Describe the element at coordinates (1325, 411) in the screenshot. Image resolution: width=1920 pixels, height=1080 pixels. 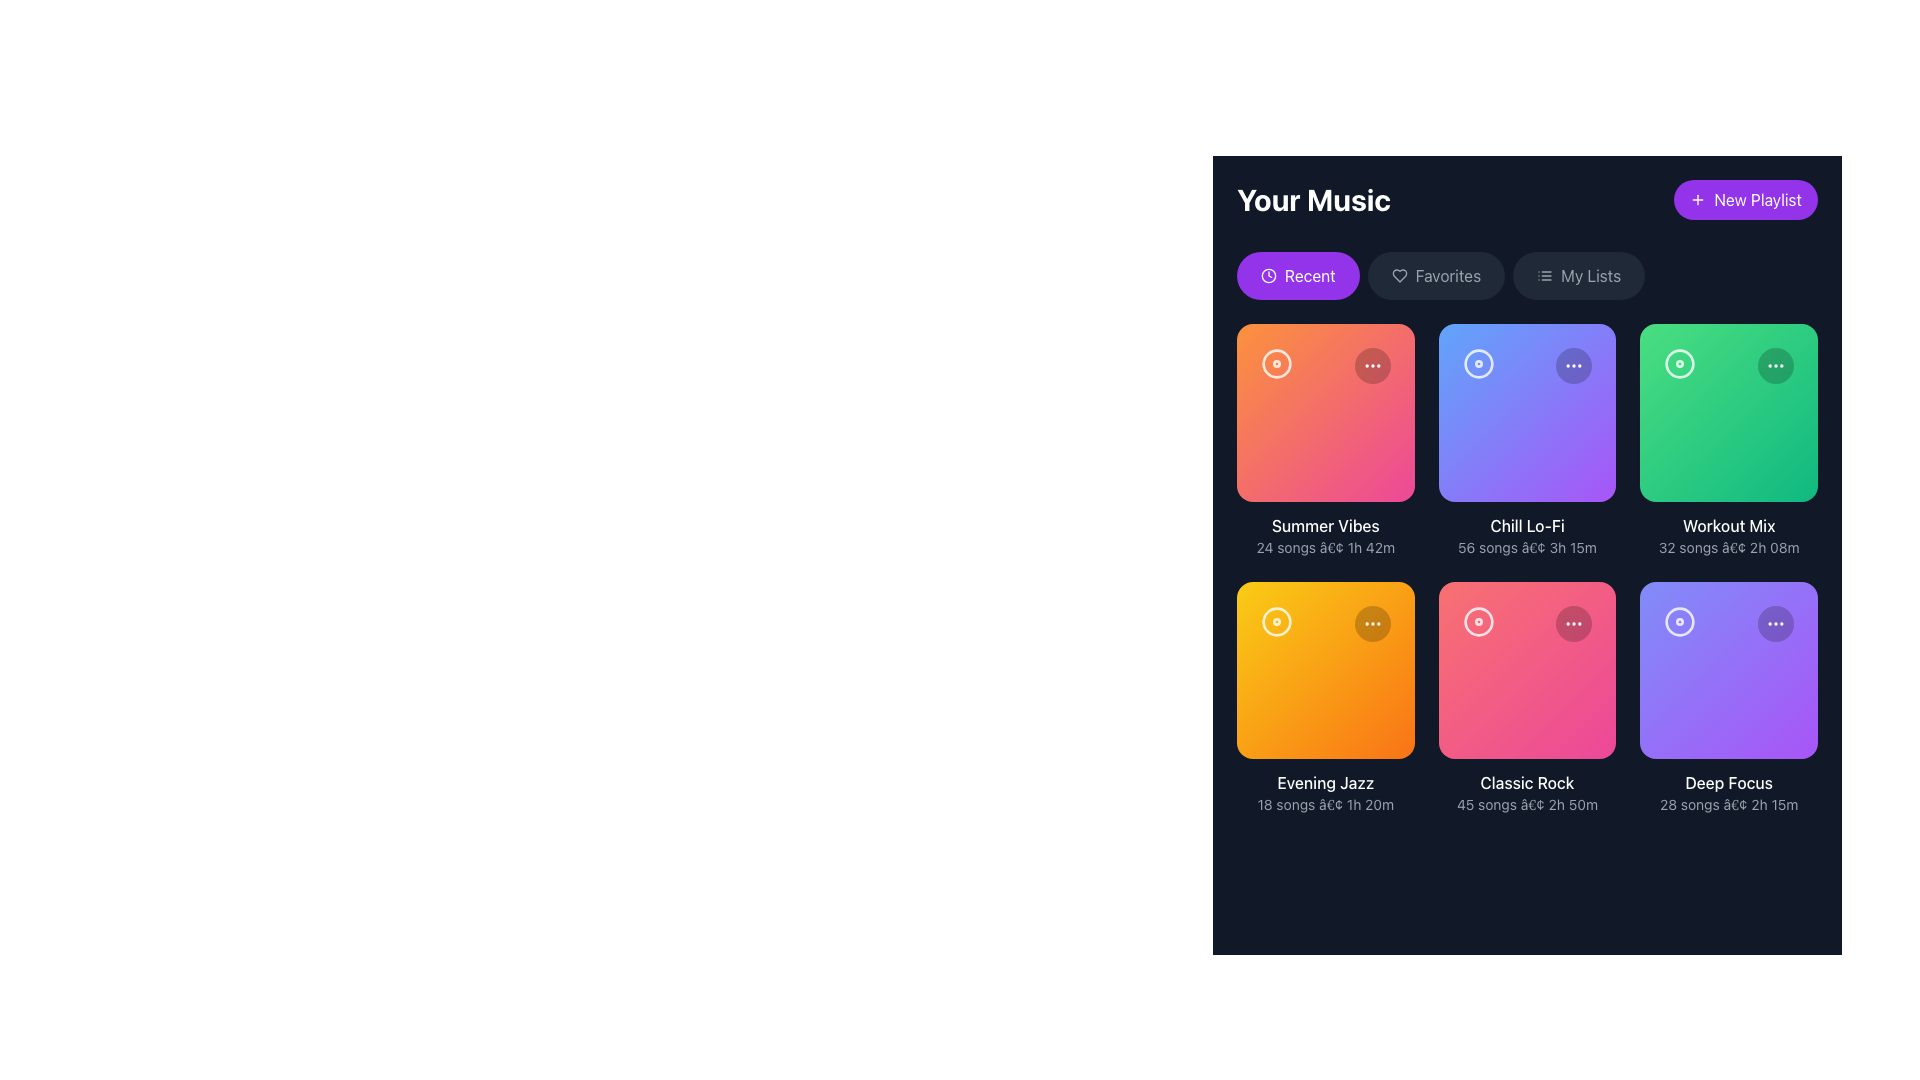
I see `the 'Summer Vibes' card, which is the first item` at that location.